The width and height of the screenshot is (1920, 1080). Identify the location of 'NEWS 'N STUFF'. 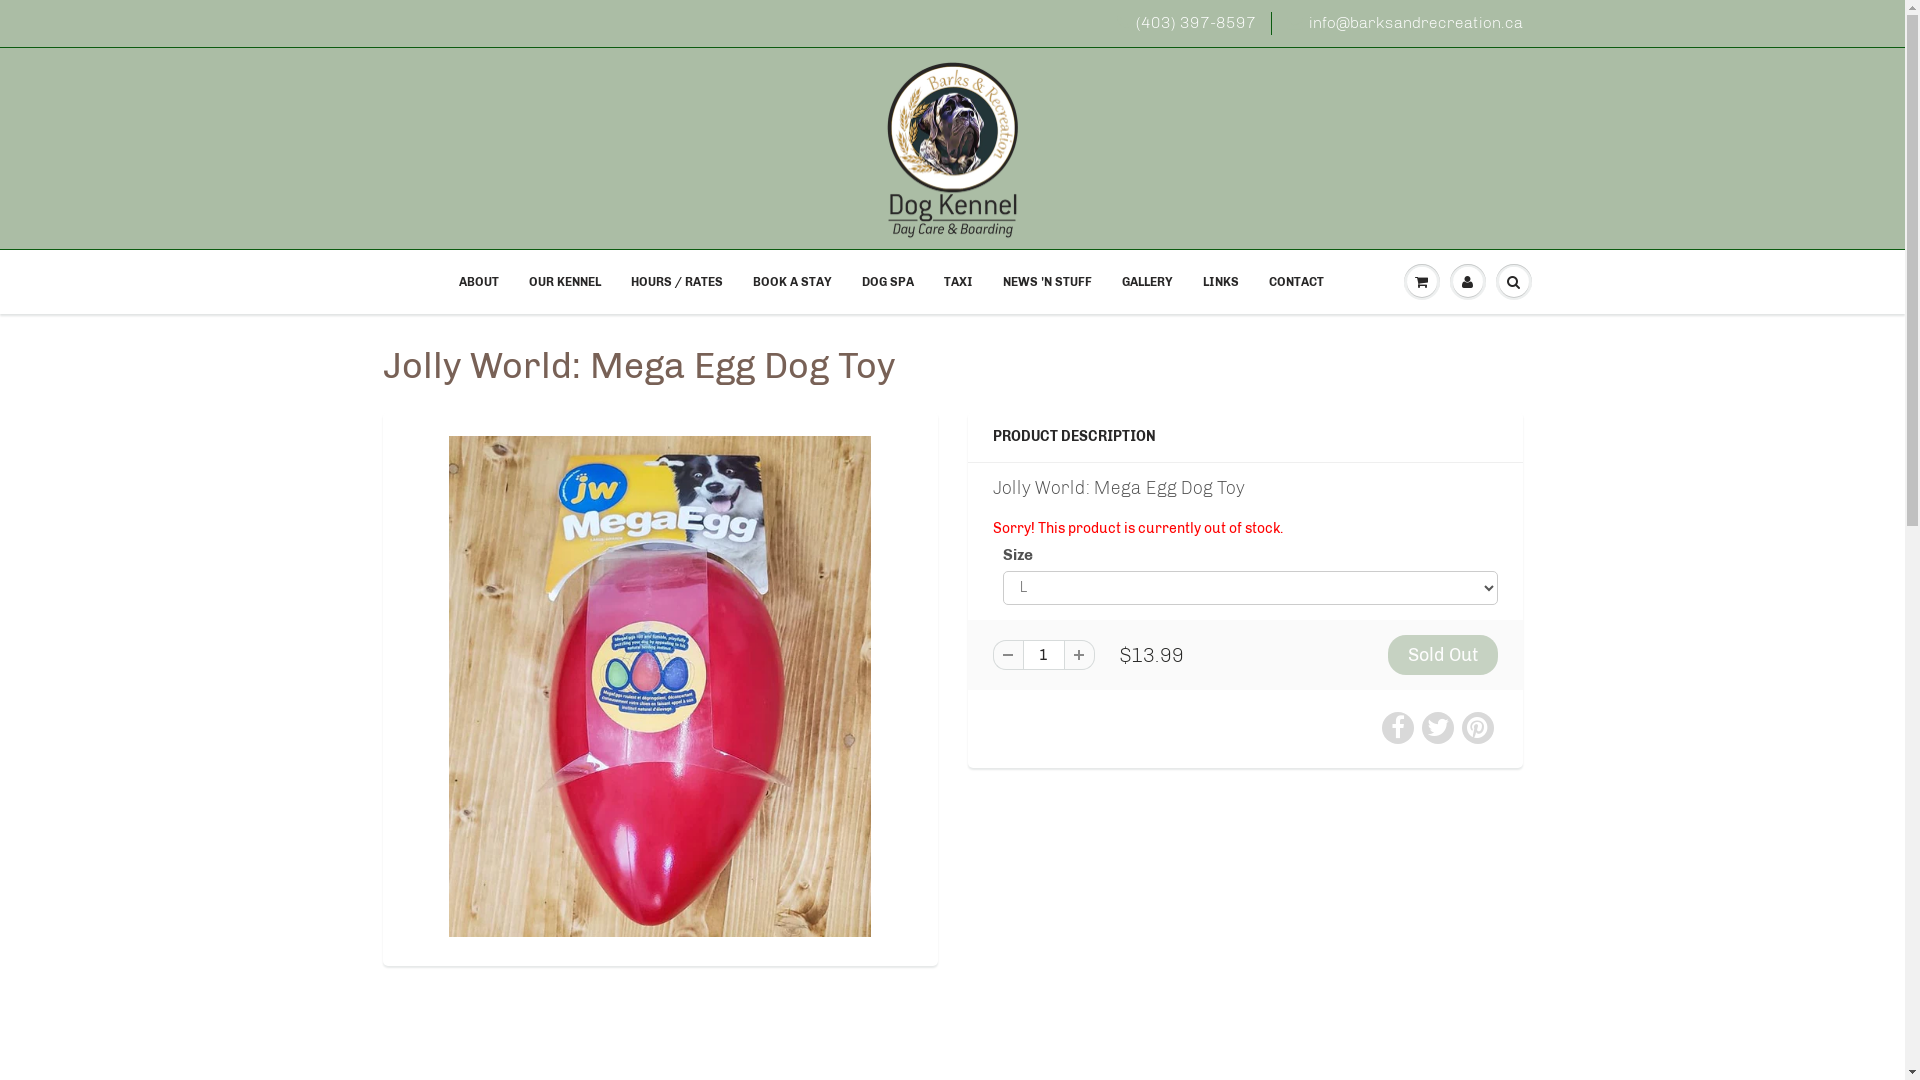
(1046, 281).